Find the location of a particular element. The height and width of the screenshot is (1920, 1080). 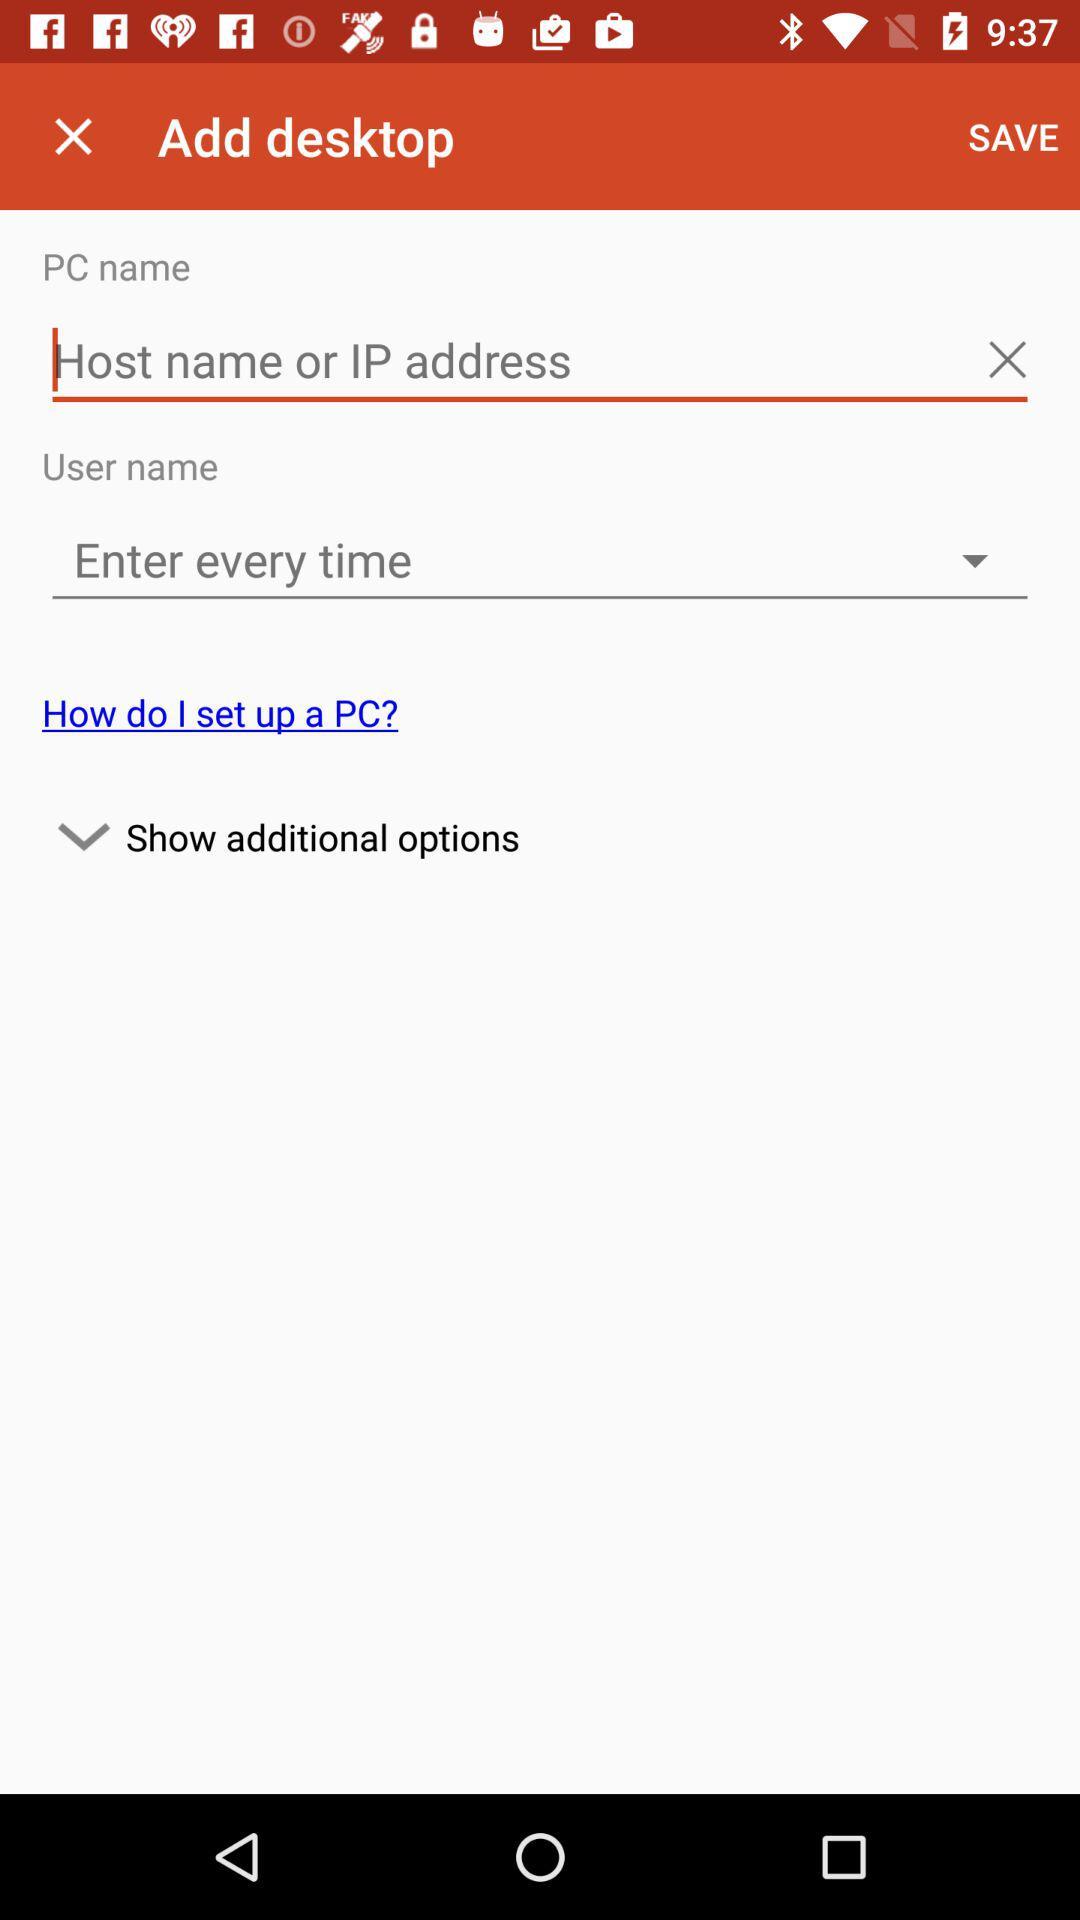

the icon above the pc name is located at coordinates (72, 135).